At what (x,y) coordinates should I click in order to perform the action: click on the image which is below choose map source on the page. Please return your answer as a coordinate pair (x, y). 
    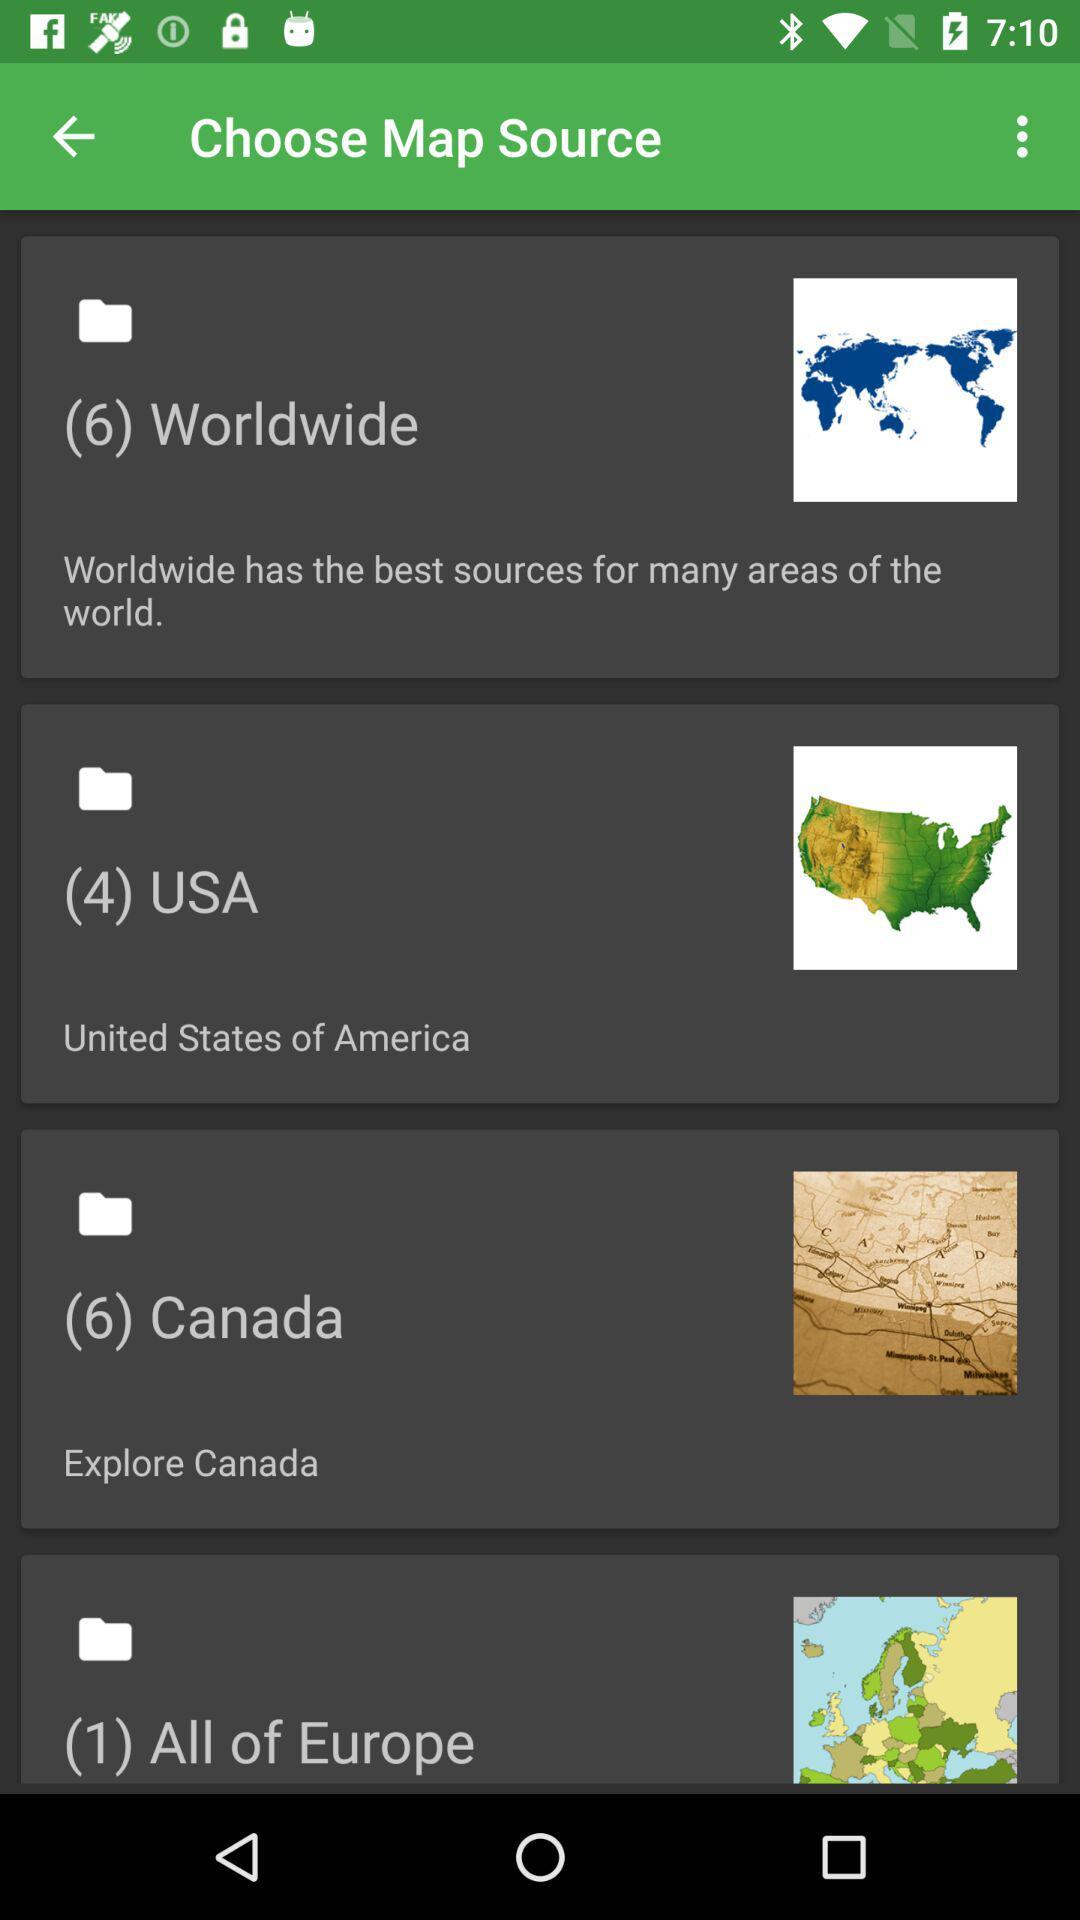
    Looking at the image, I should click on (540, 455).